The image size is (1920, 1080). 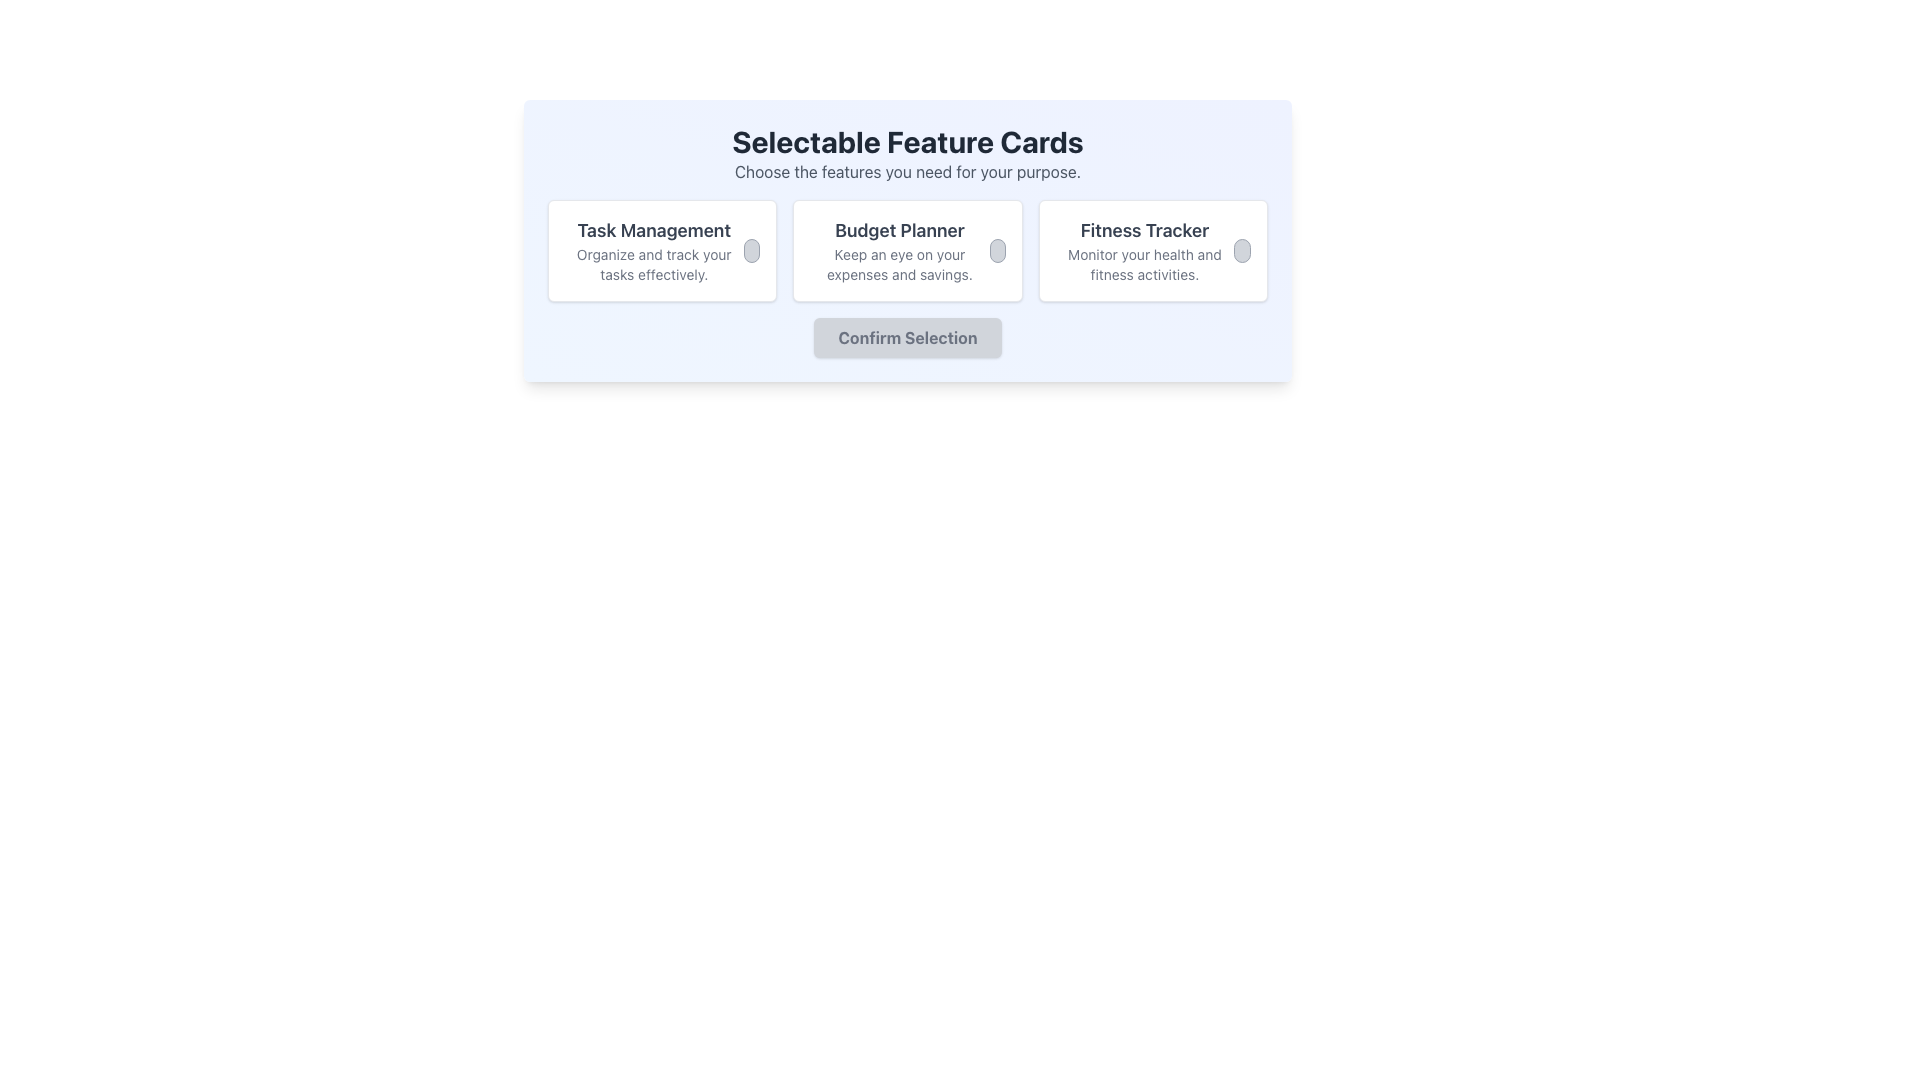 What do you see at coordinates (906, 141) in the screenshot?
I see `the text label that serves as a descriptive title for the section, located at the top center of the panel` at bounding box center [906, 141].